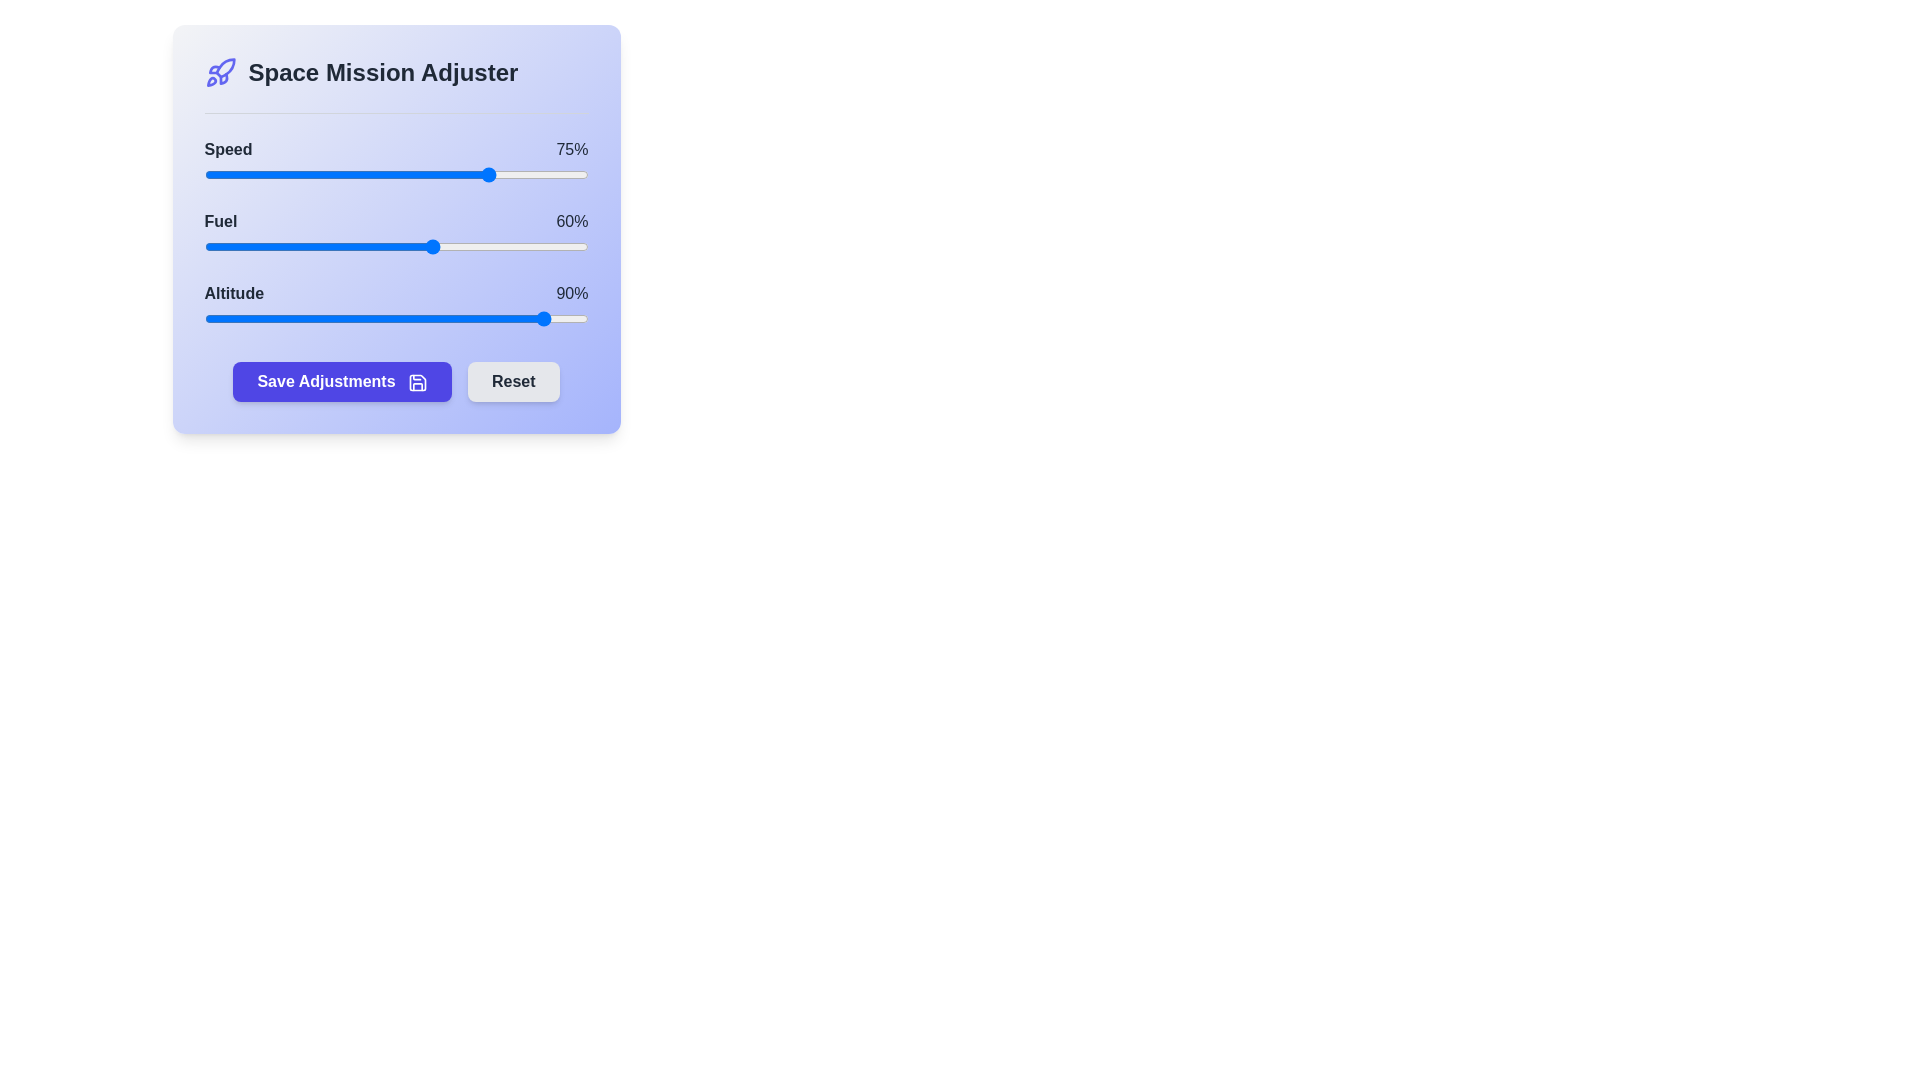  I want to click on the 0 slider to 66%, so click(456, 173).